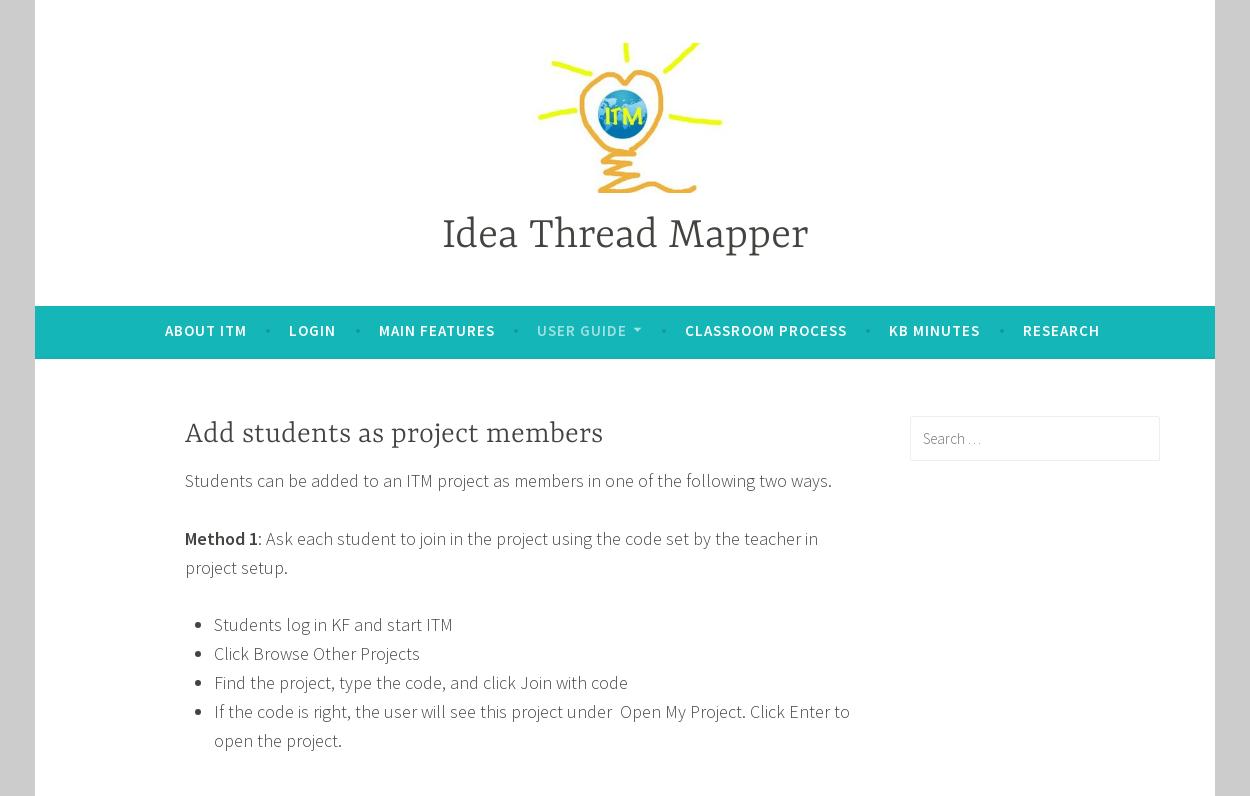 The image size is (1250, 796). Describe the element at coordinates (581, 330) in the screenshot. I see `'User Guide'` at that location.